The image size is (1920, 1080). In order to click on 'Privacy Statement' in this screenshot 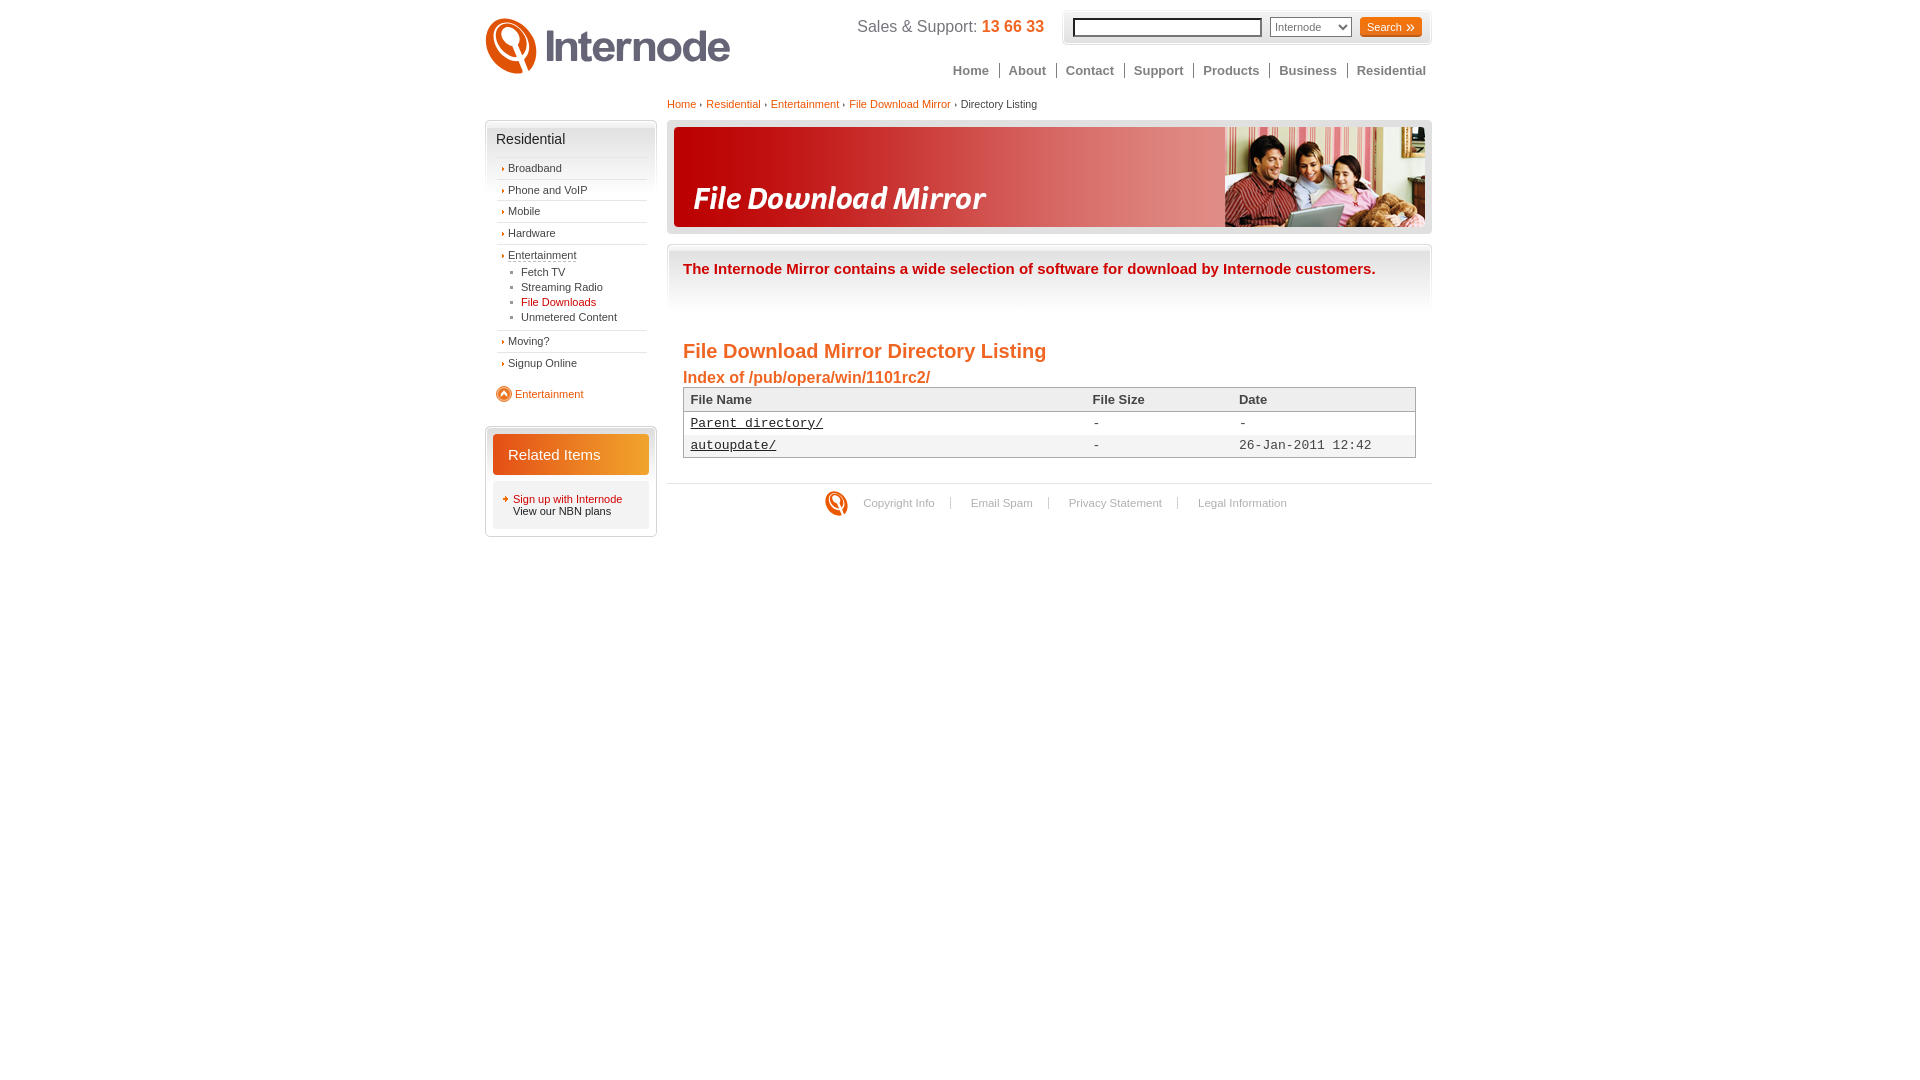, I will do `click(1114, 501)`.